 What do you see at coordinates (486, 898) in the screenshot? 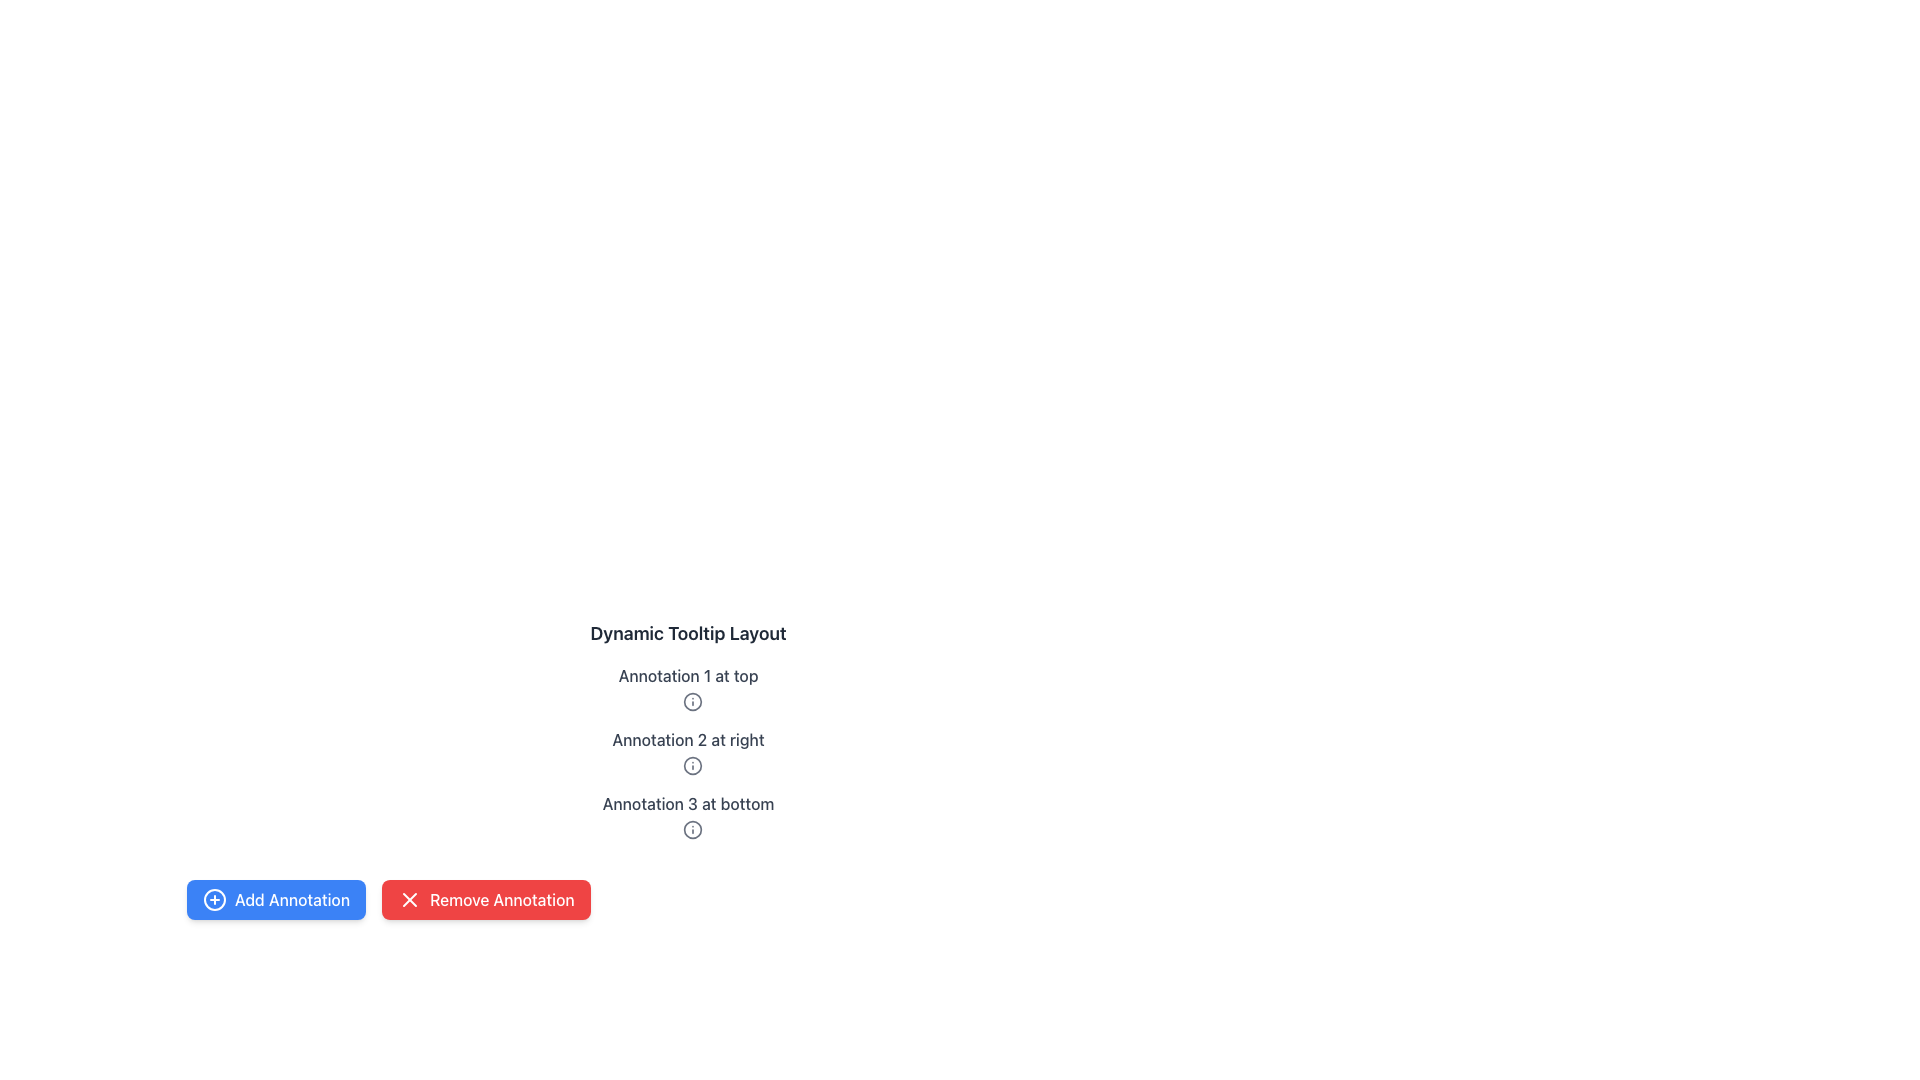
I see `the button located to the right of the 'Add Annotation' button` at bounding box center [486, 898].